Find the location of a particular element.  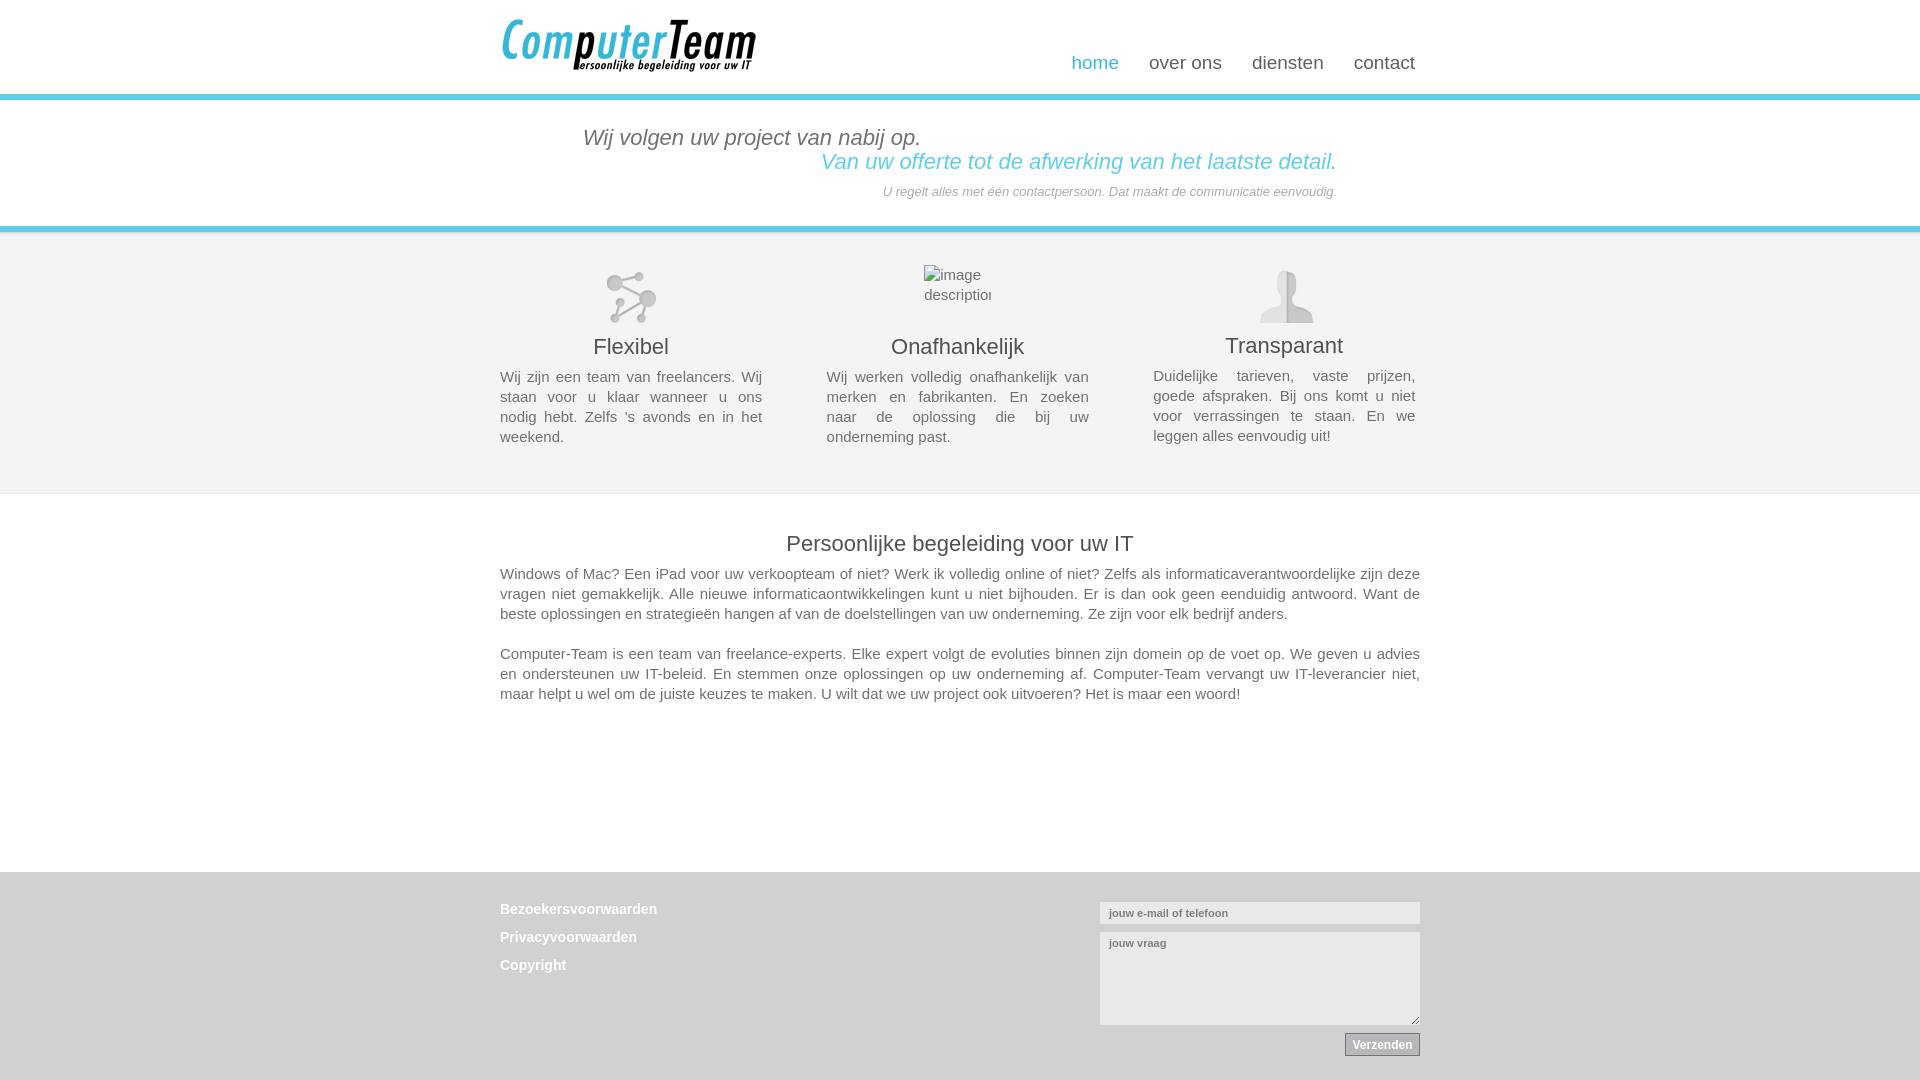

'Bezoekersvoorwaarden' is located at coordinates (577, 909).